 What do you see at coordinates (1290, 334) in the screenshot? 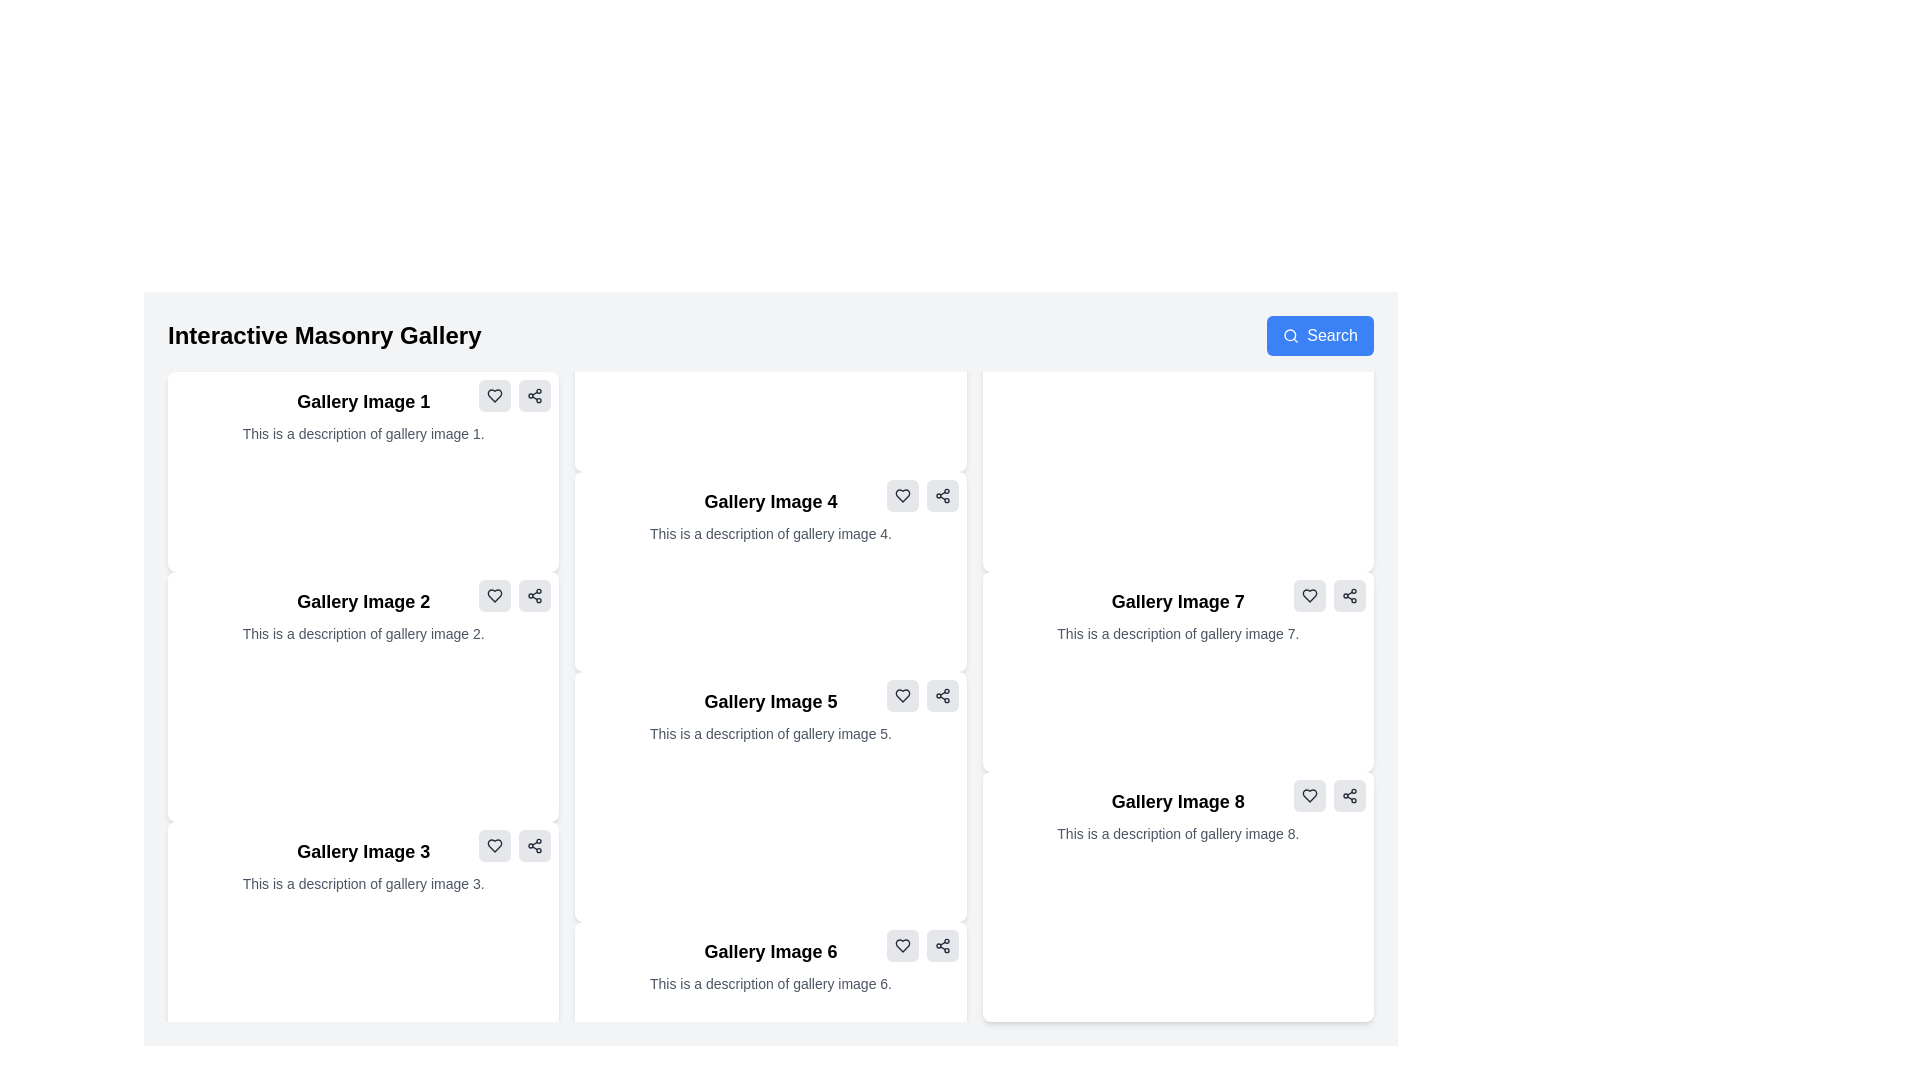
I see `the small circular outline icon within the search button at the top-right corner of the interface, which represents a magnifying glass` at bounding box center [1290, 334].